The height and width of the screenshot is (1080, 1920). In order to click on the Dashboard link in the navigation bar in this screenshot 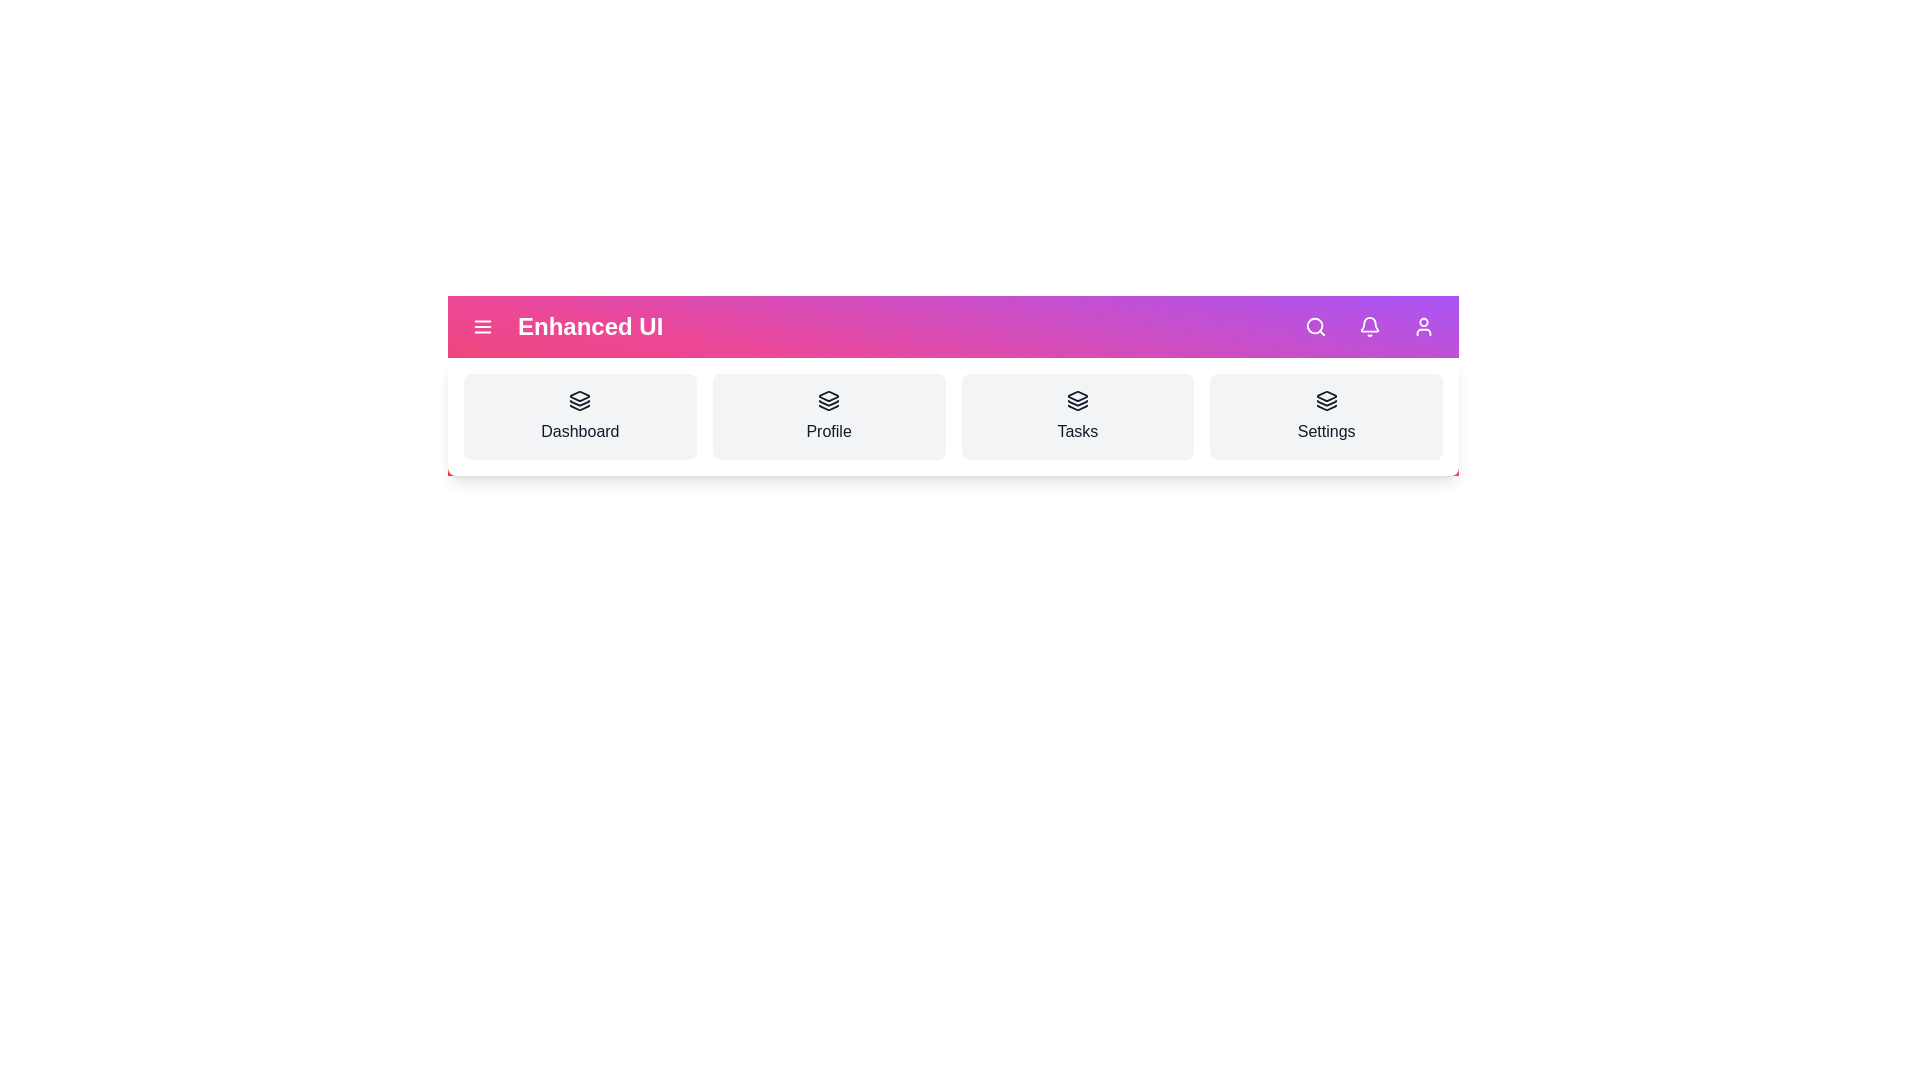, I will do `click(579, 415)`.